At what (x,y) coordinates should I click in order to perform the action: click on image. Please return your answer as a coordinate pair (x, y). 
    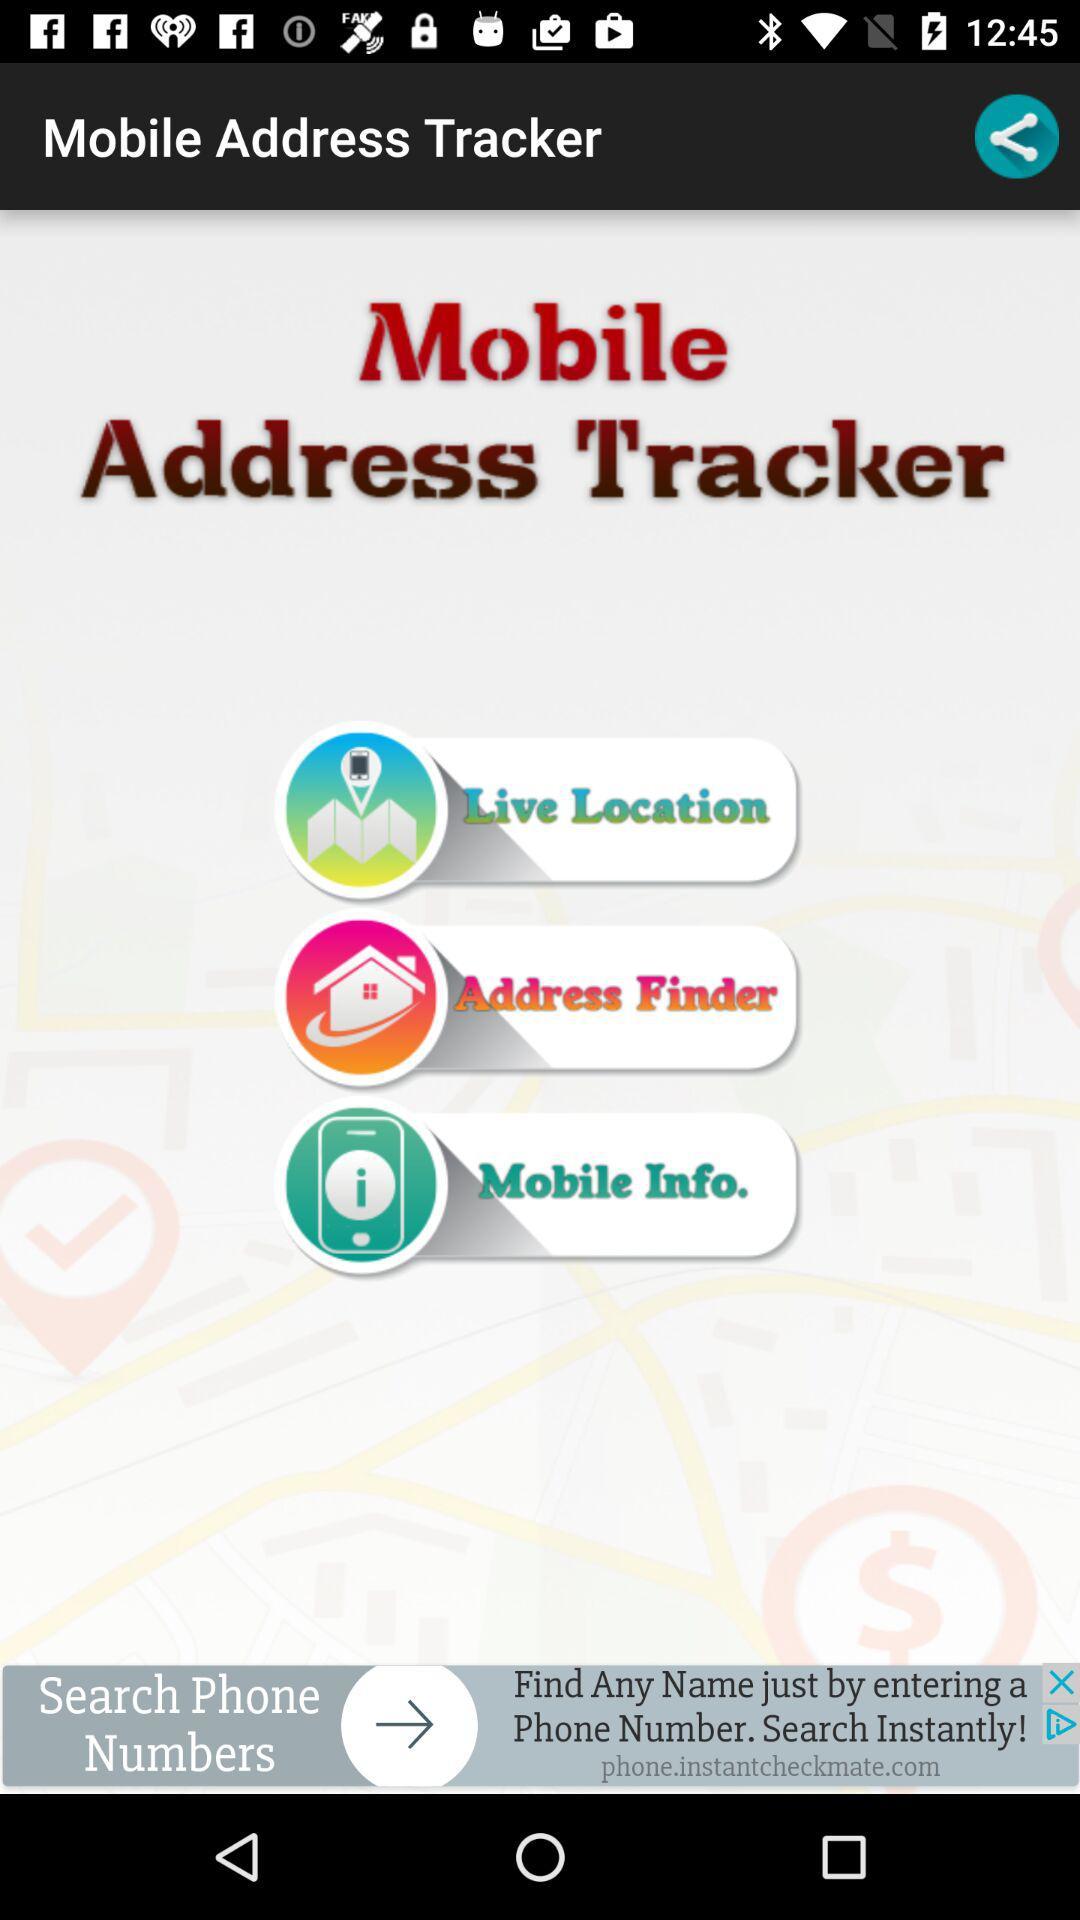
    Looking at the image, I should click on (538, 1002).